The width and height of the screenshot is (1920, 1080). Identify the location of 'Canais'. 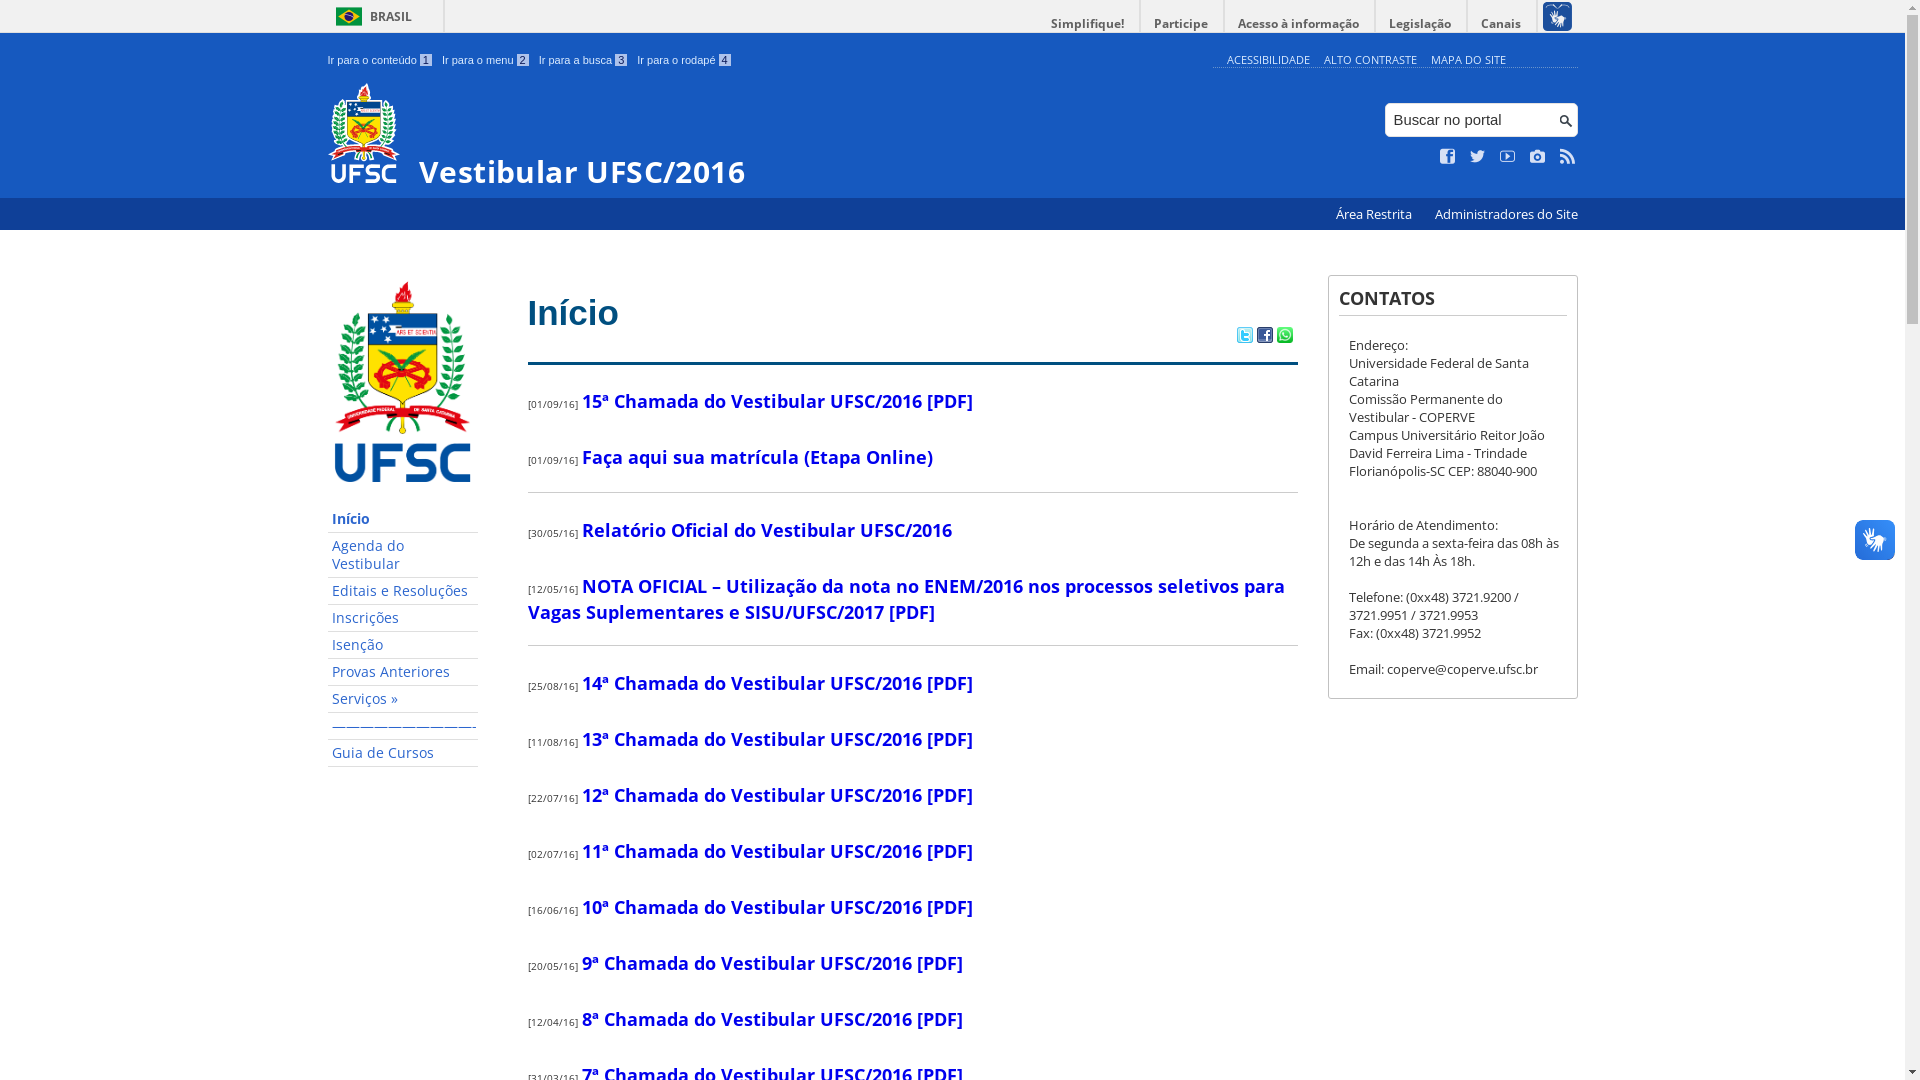
(1502, 23).